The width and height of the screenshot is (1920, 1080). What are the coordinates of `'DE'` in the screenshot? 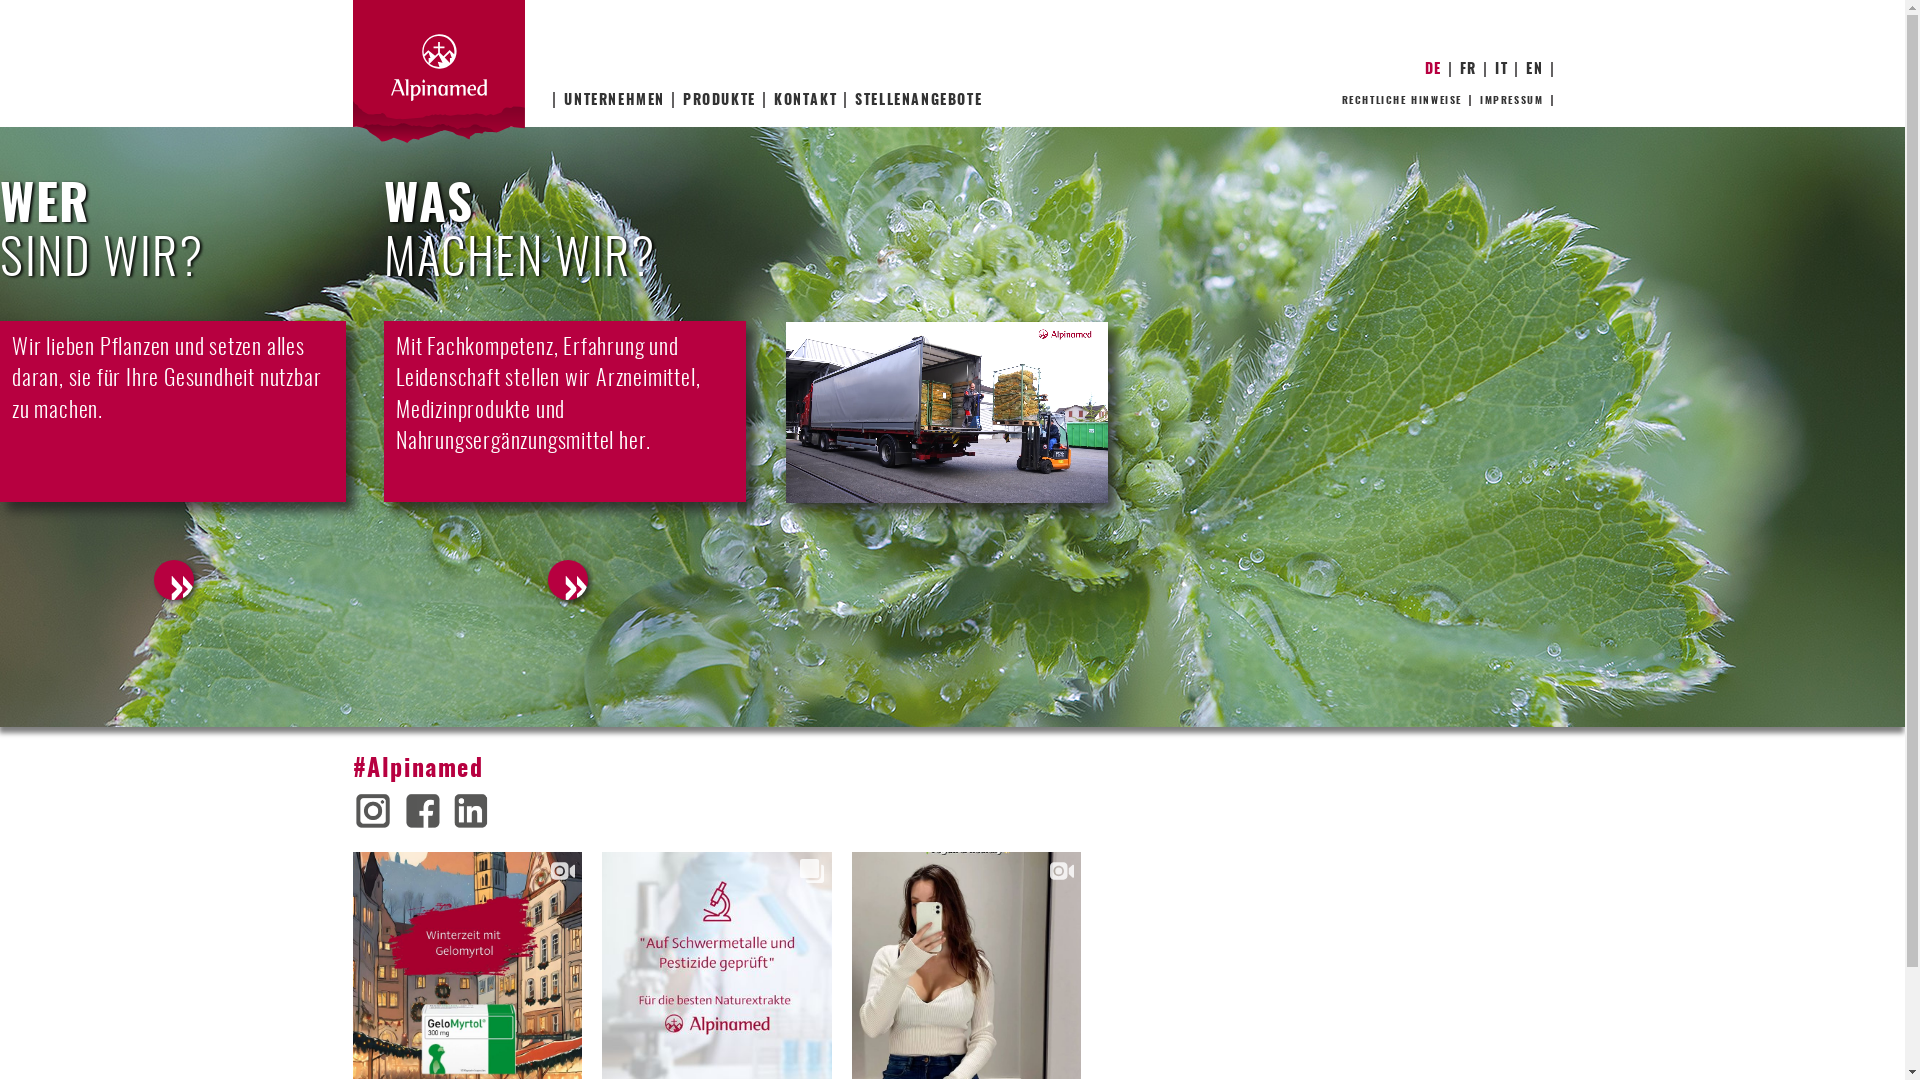 It's located at (1432, 68).